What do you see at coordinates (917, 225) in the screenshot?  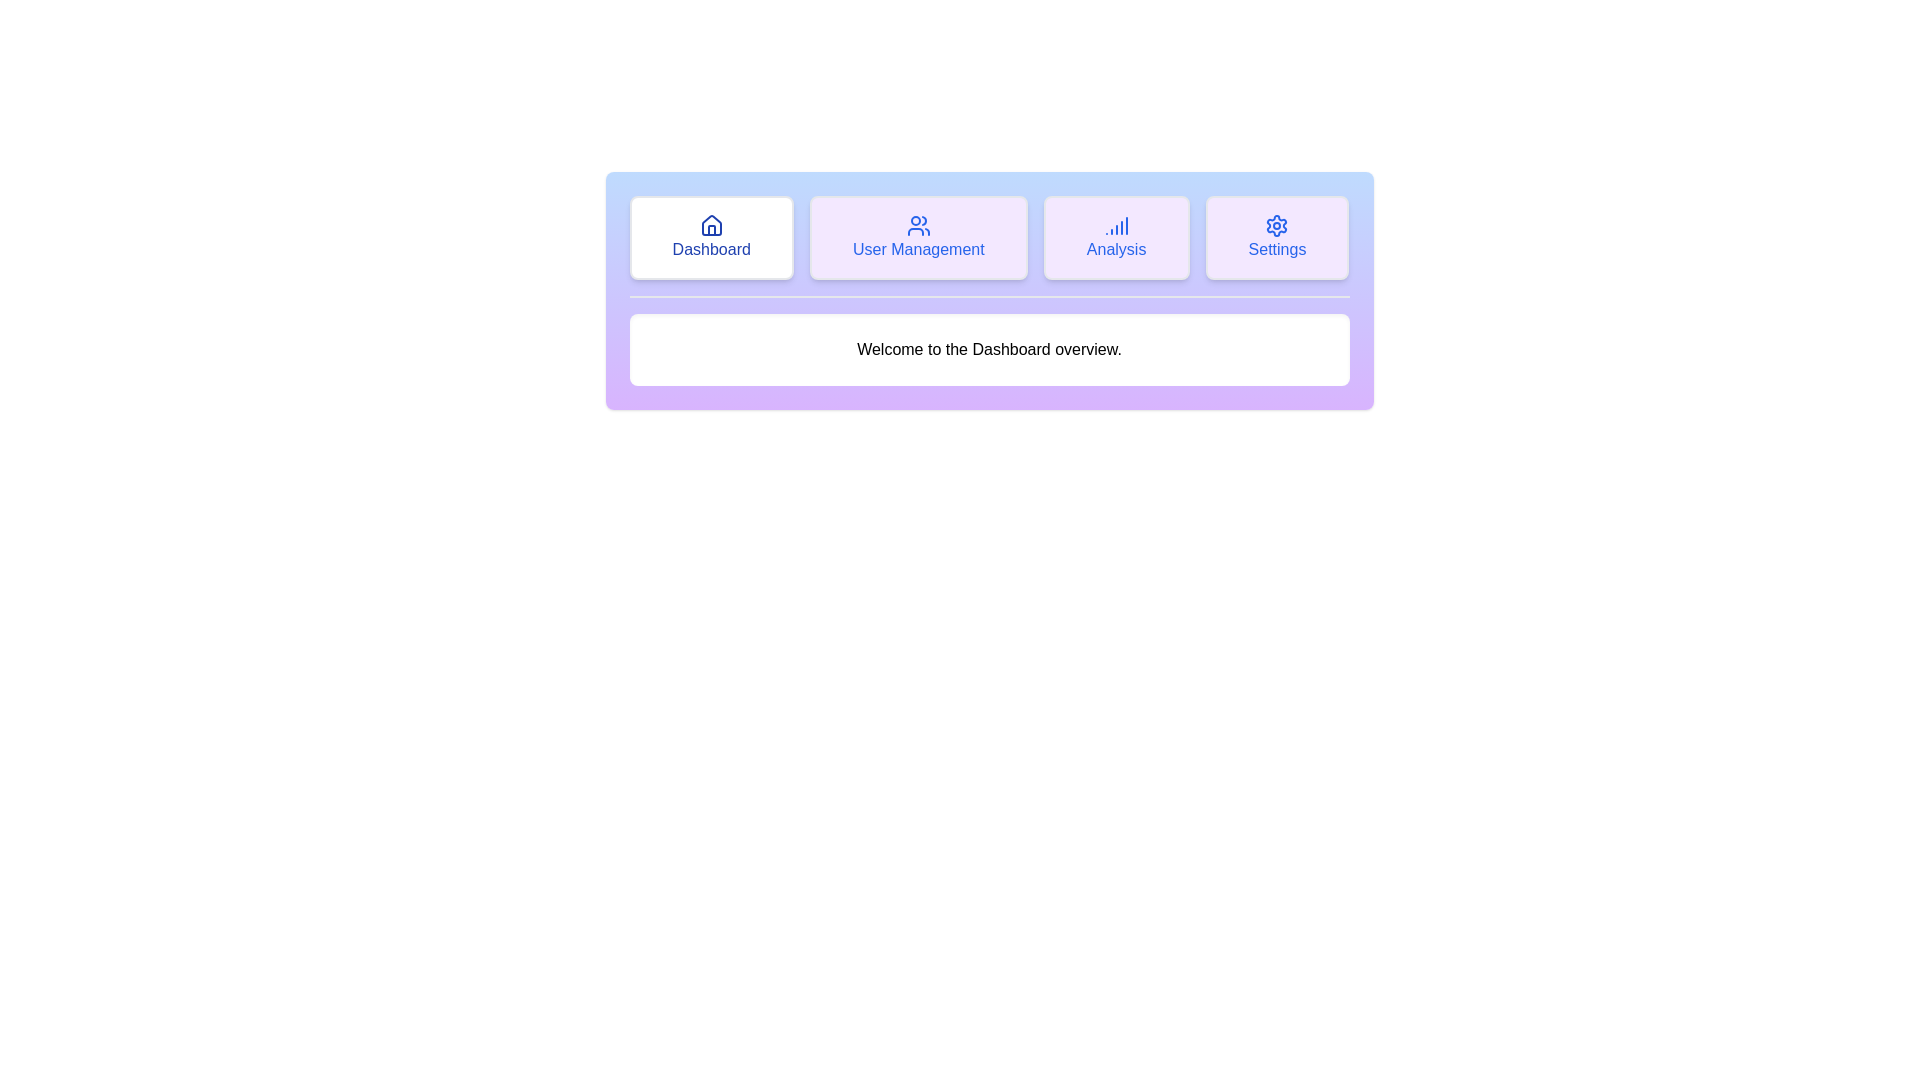 I see `the 'User Management' icon located centrally above the text label in the navigation bar` at bounding box center [917, 225].